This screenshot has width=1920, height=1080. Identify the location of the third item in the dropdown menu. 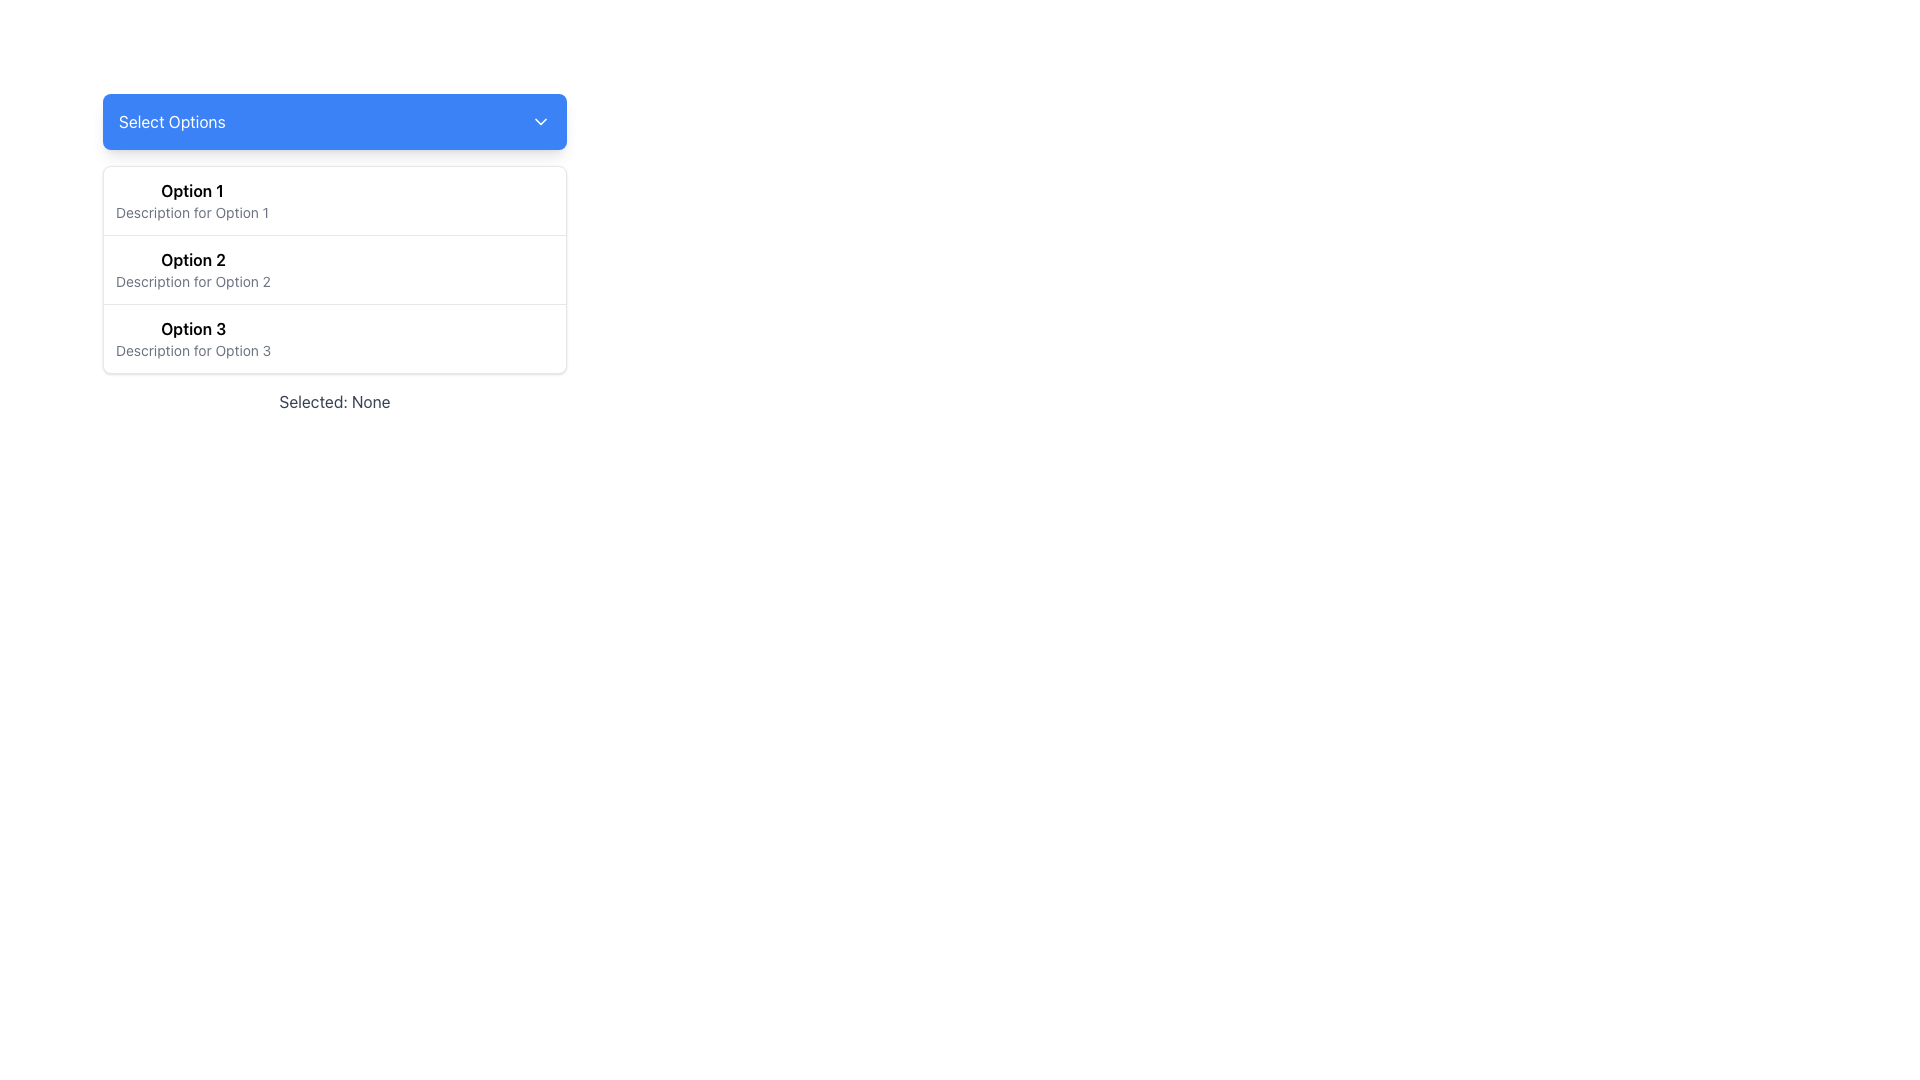
(193, 338).